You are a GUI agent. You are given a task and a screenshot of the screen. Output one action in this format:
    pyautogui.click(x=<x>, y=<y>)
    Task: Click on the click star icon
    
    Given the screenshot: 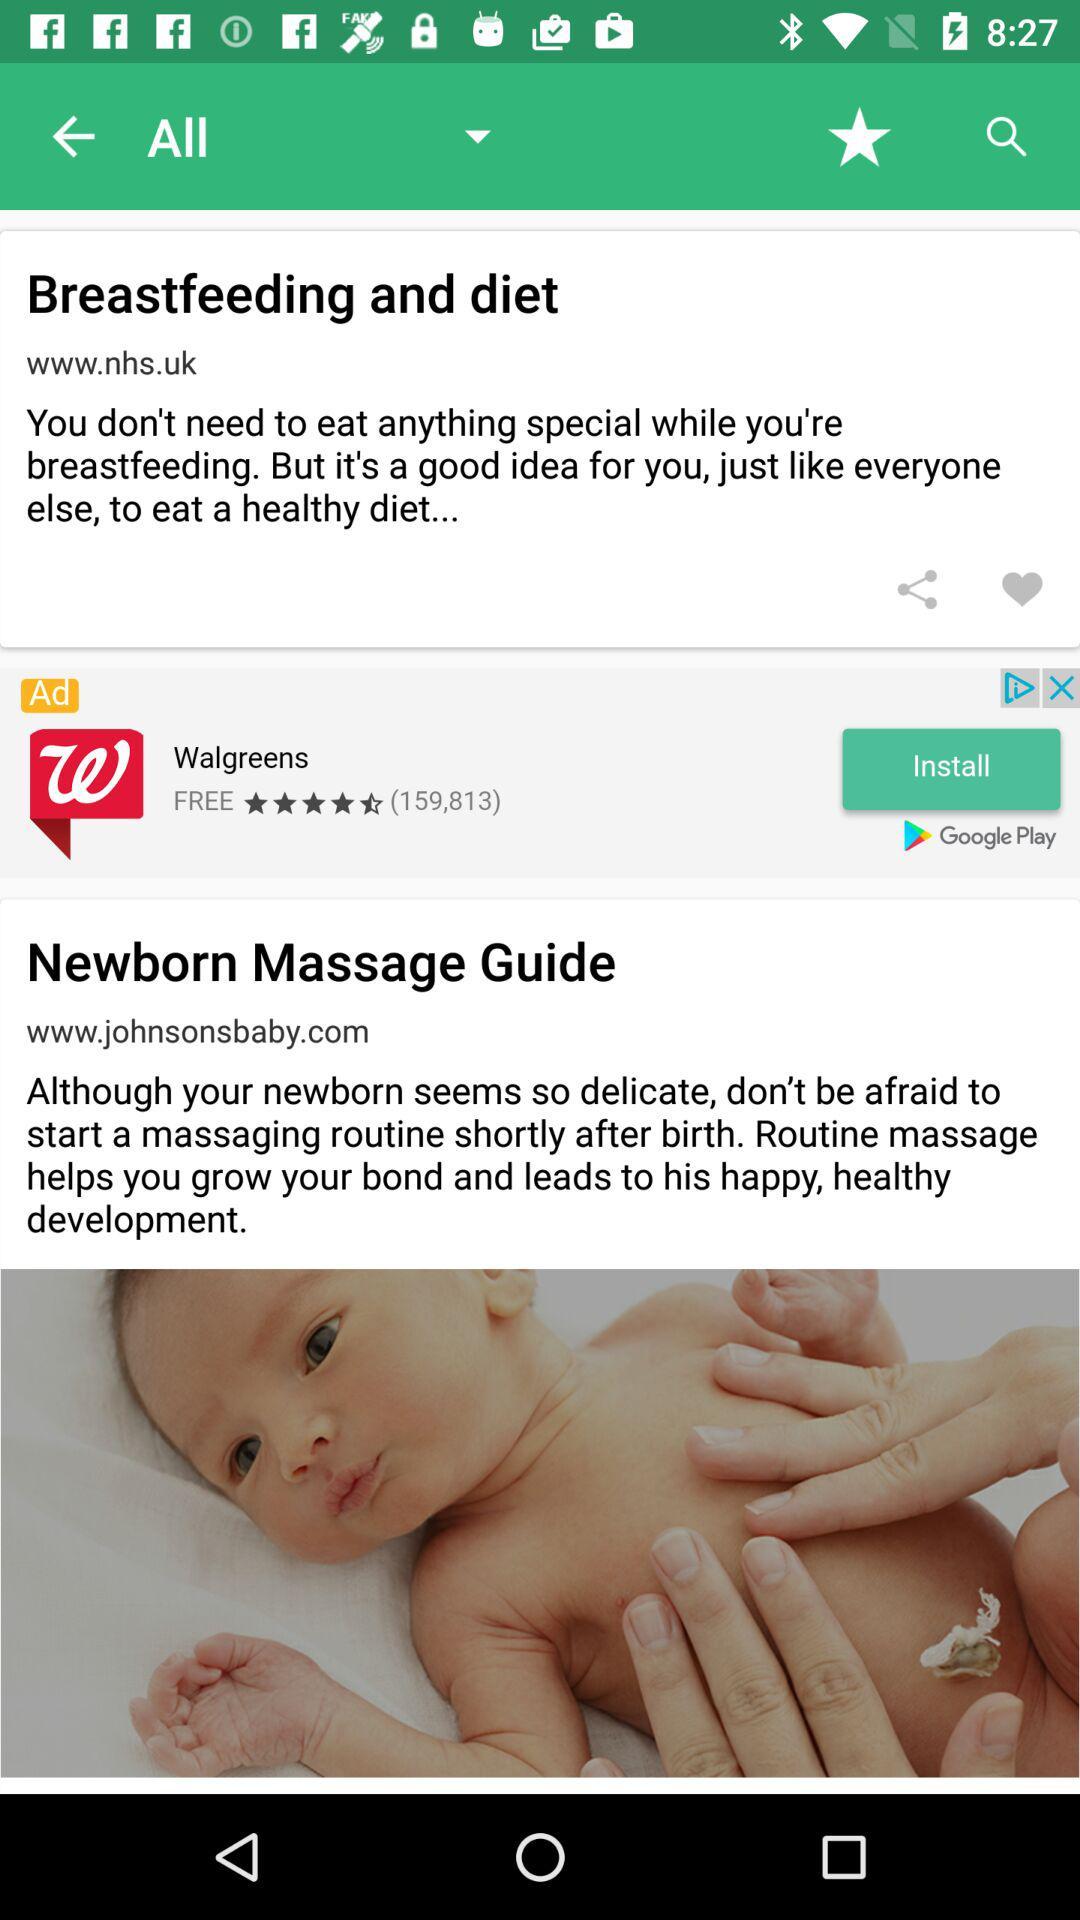 What is the action you would take?
    pyautogui.click(x=858, y=135)
    